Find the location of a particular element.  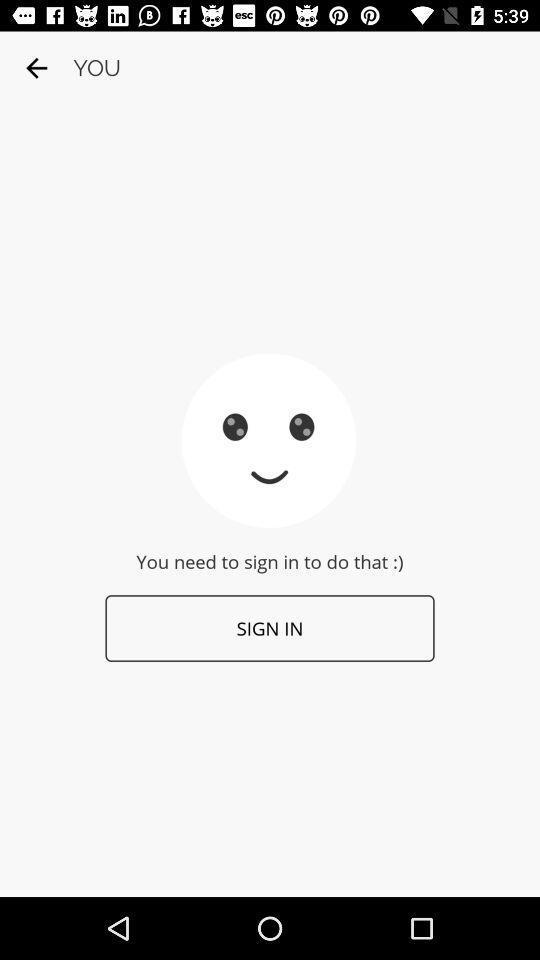

item next to the you item is located at coordinates (36, 68).